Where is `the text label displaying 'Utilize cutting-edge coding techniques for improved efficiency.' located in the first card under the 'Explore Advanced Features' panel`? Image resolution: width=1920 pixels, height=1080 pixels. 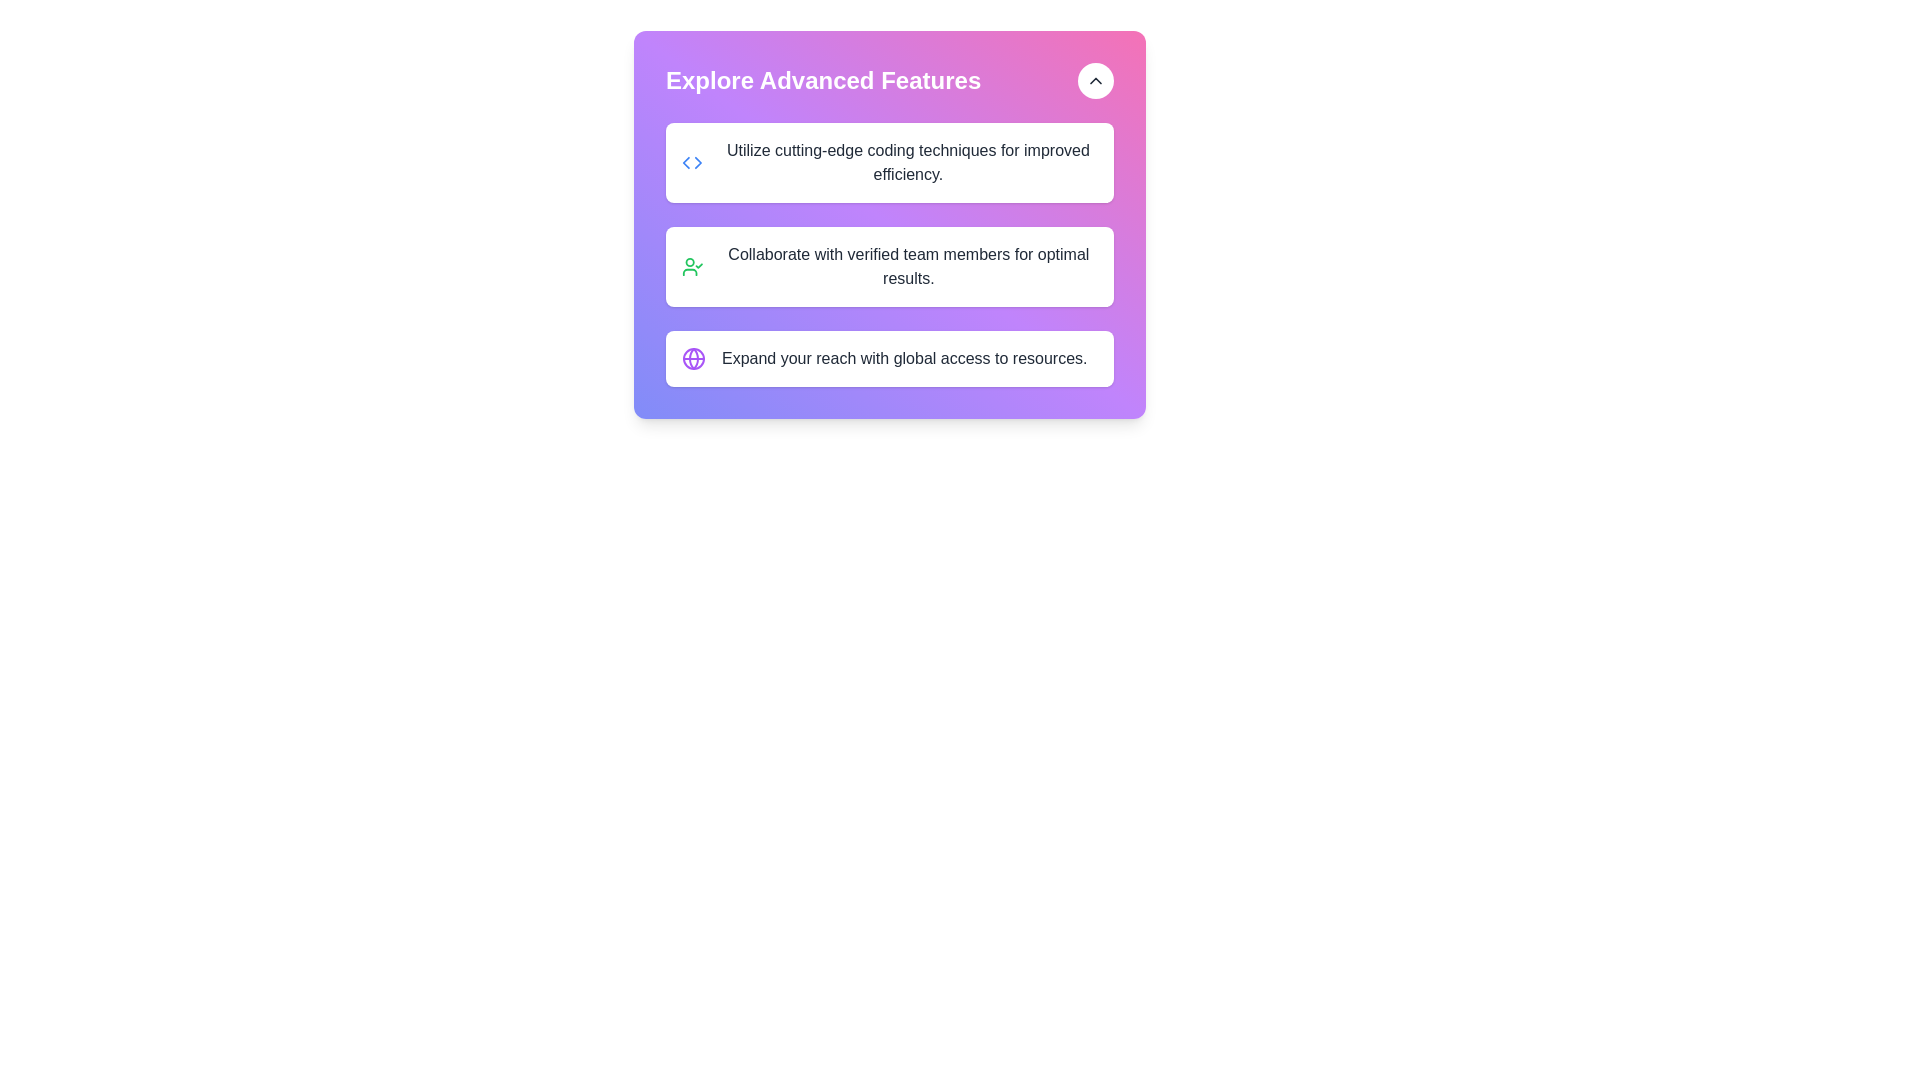
the text label displaying 'Utilize cutting-edge coding techniques for improved efficiency.' located in the first card under the 'Explore Advanced Features' panel is located at coordinates (907, 161).